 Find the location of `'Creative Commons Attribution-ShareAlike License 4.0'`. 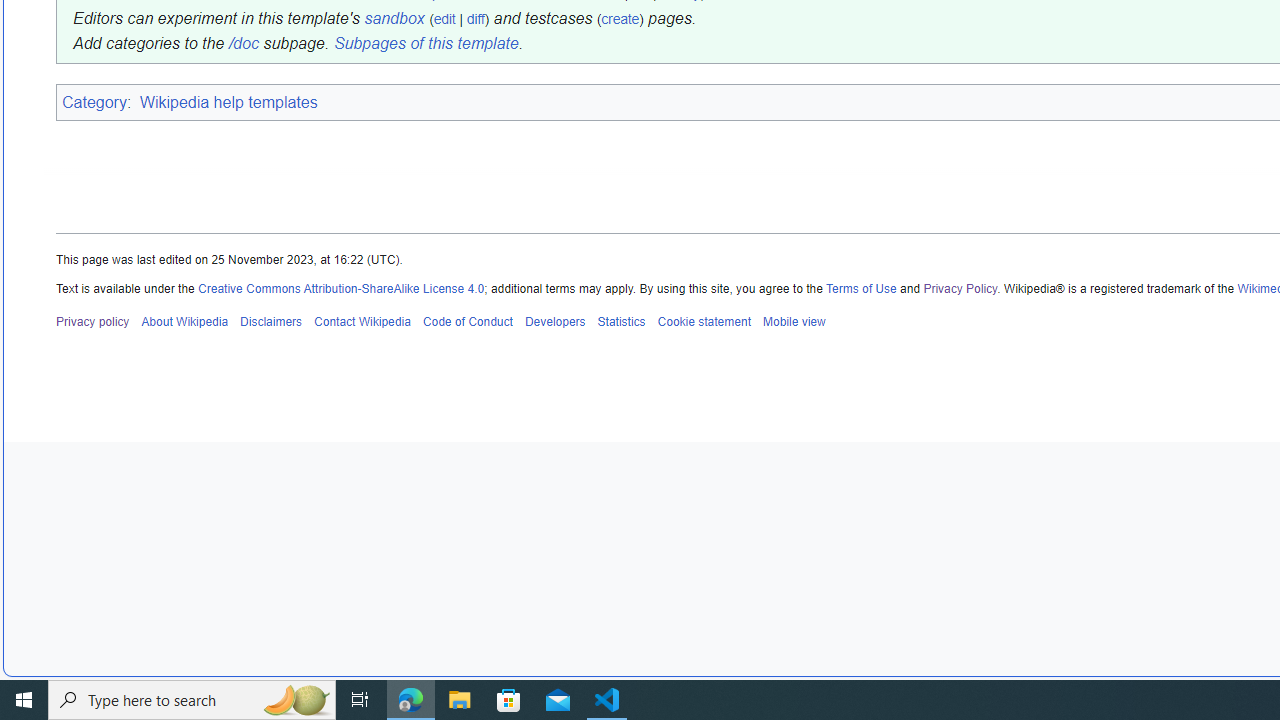

'Creative Commons Attribution-ShareAlike License 4.0' is located at coordinates (341, 288).